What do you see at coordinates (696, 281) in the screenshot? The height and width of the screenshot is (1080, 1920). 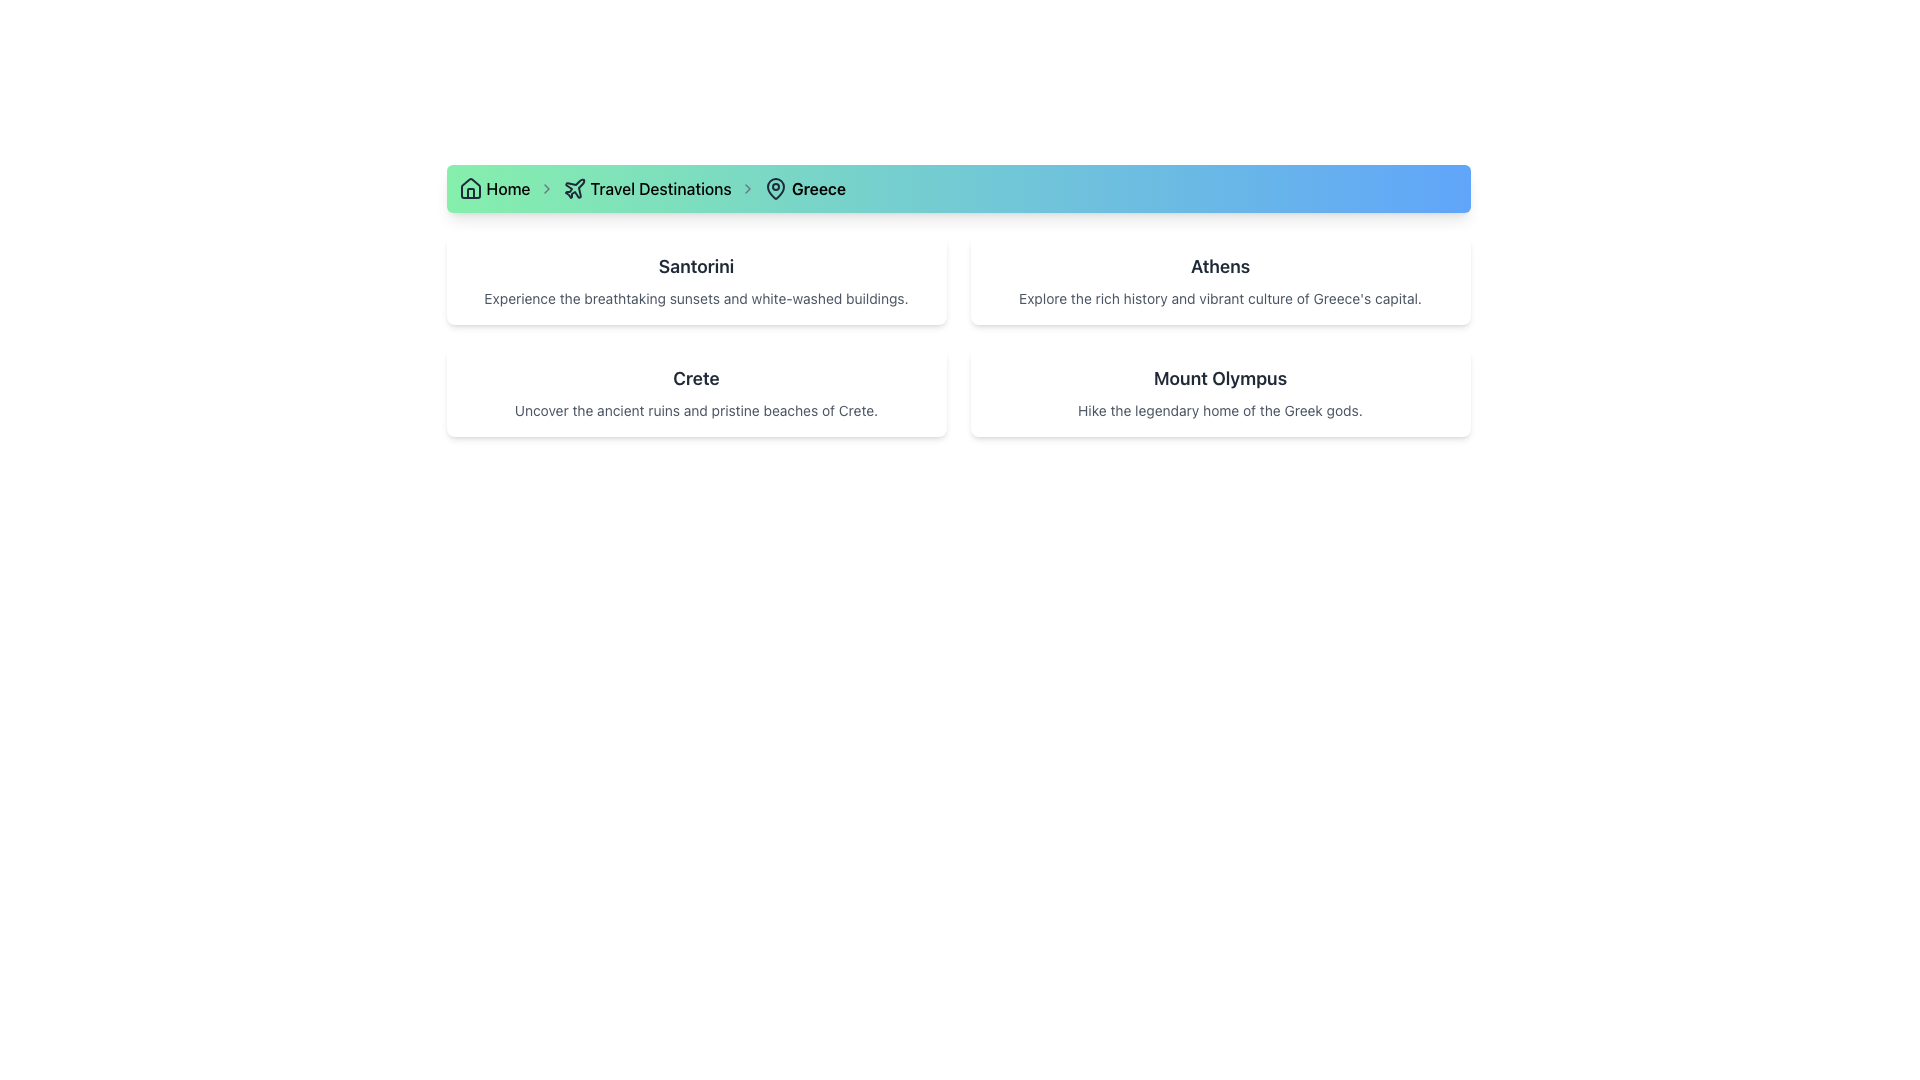 I see `the informational card displaying details about the travel destination 'Santorini', located in the top-left section of a two-column grid layout` at bounding box center [696, 281].